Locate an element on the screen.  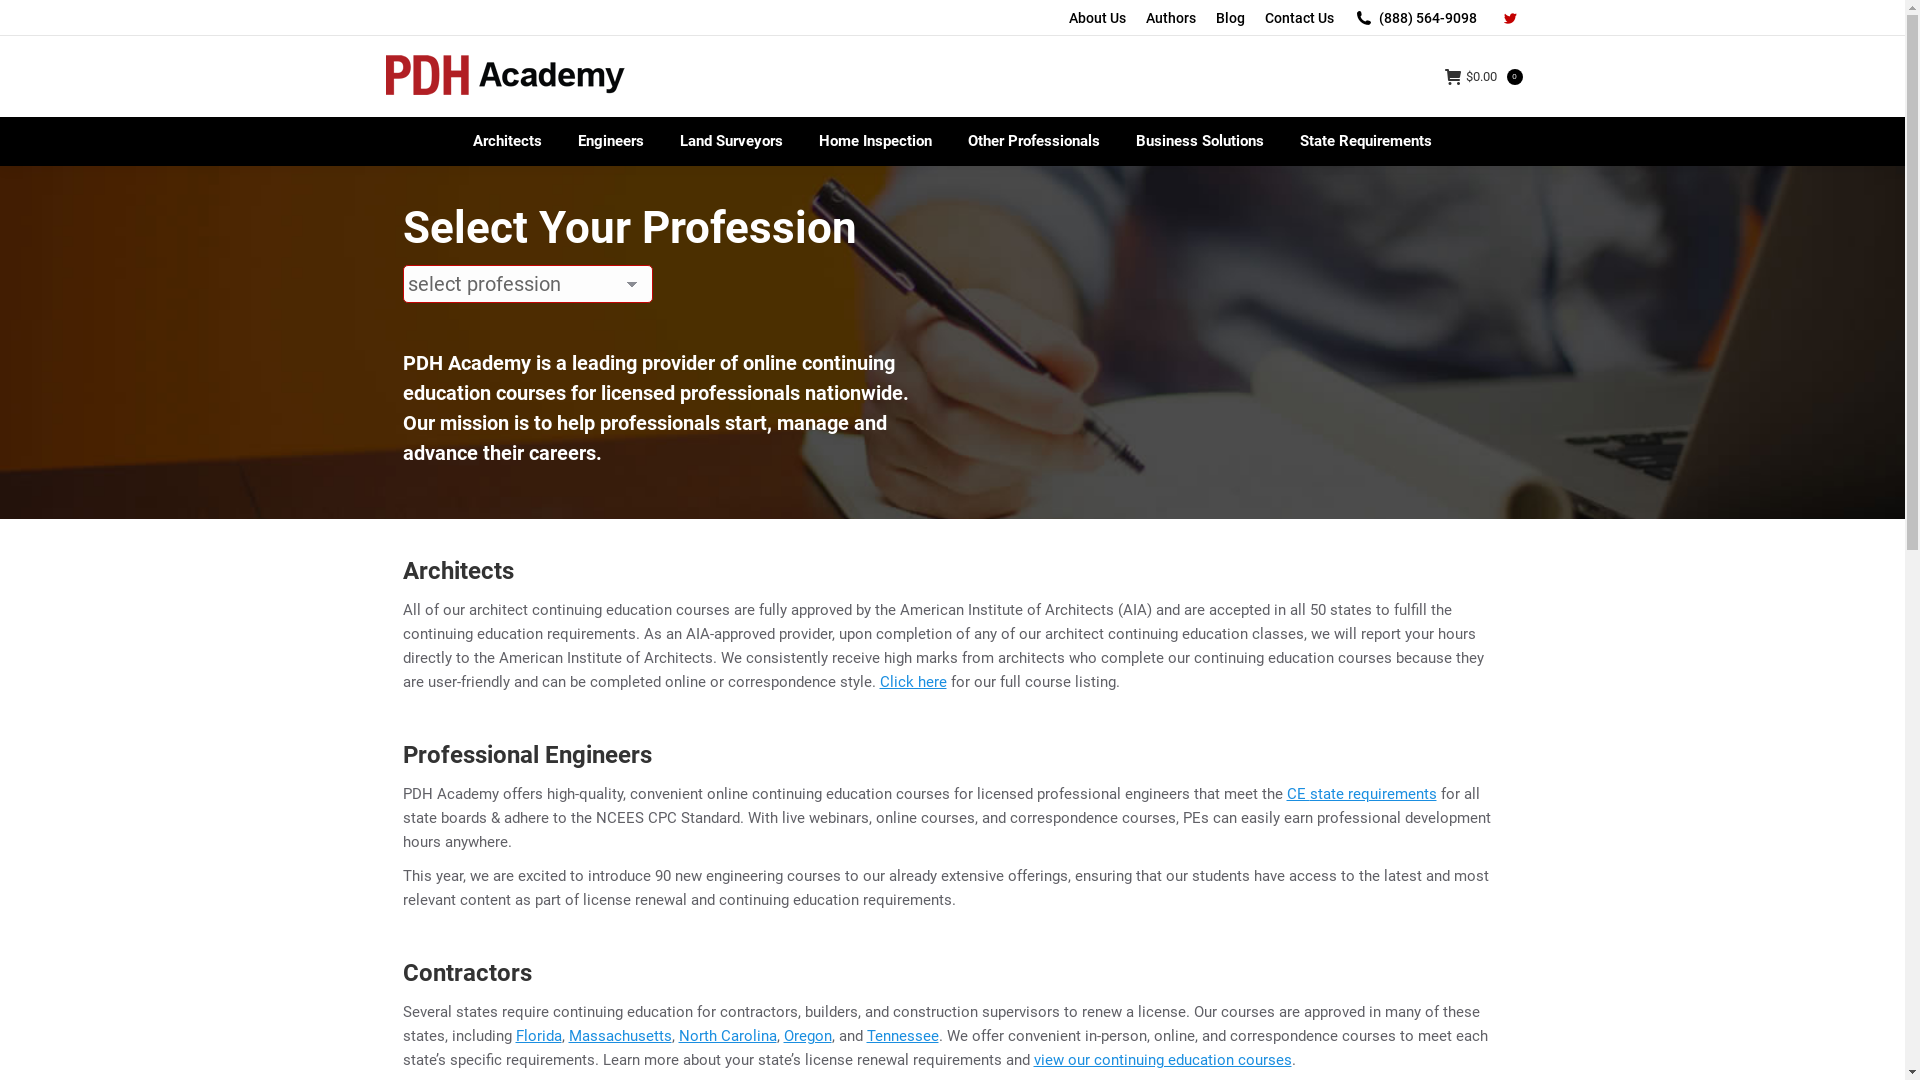
'Tennessee' is located at coordinates (901, 1035).